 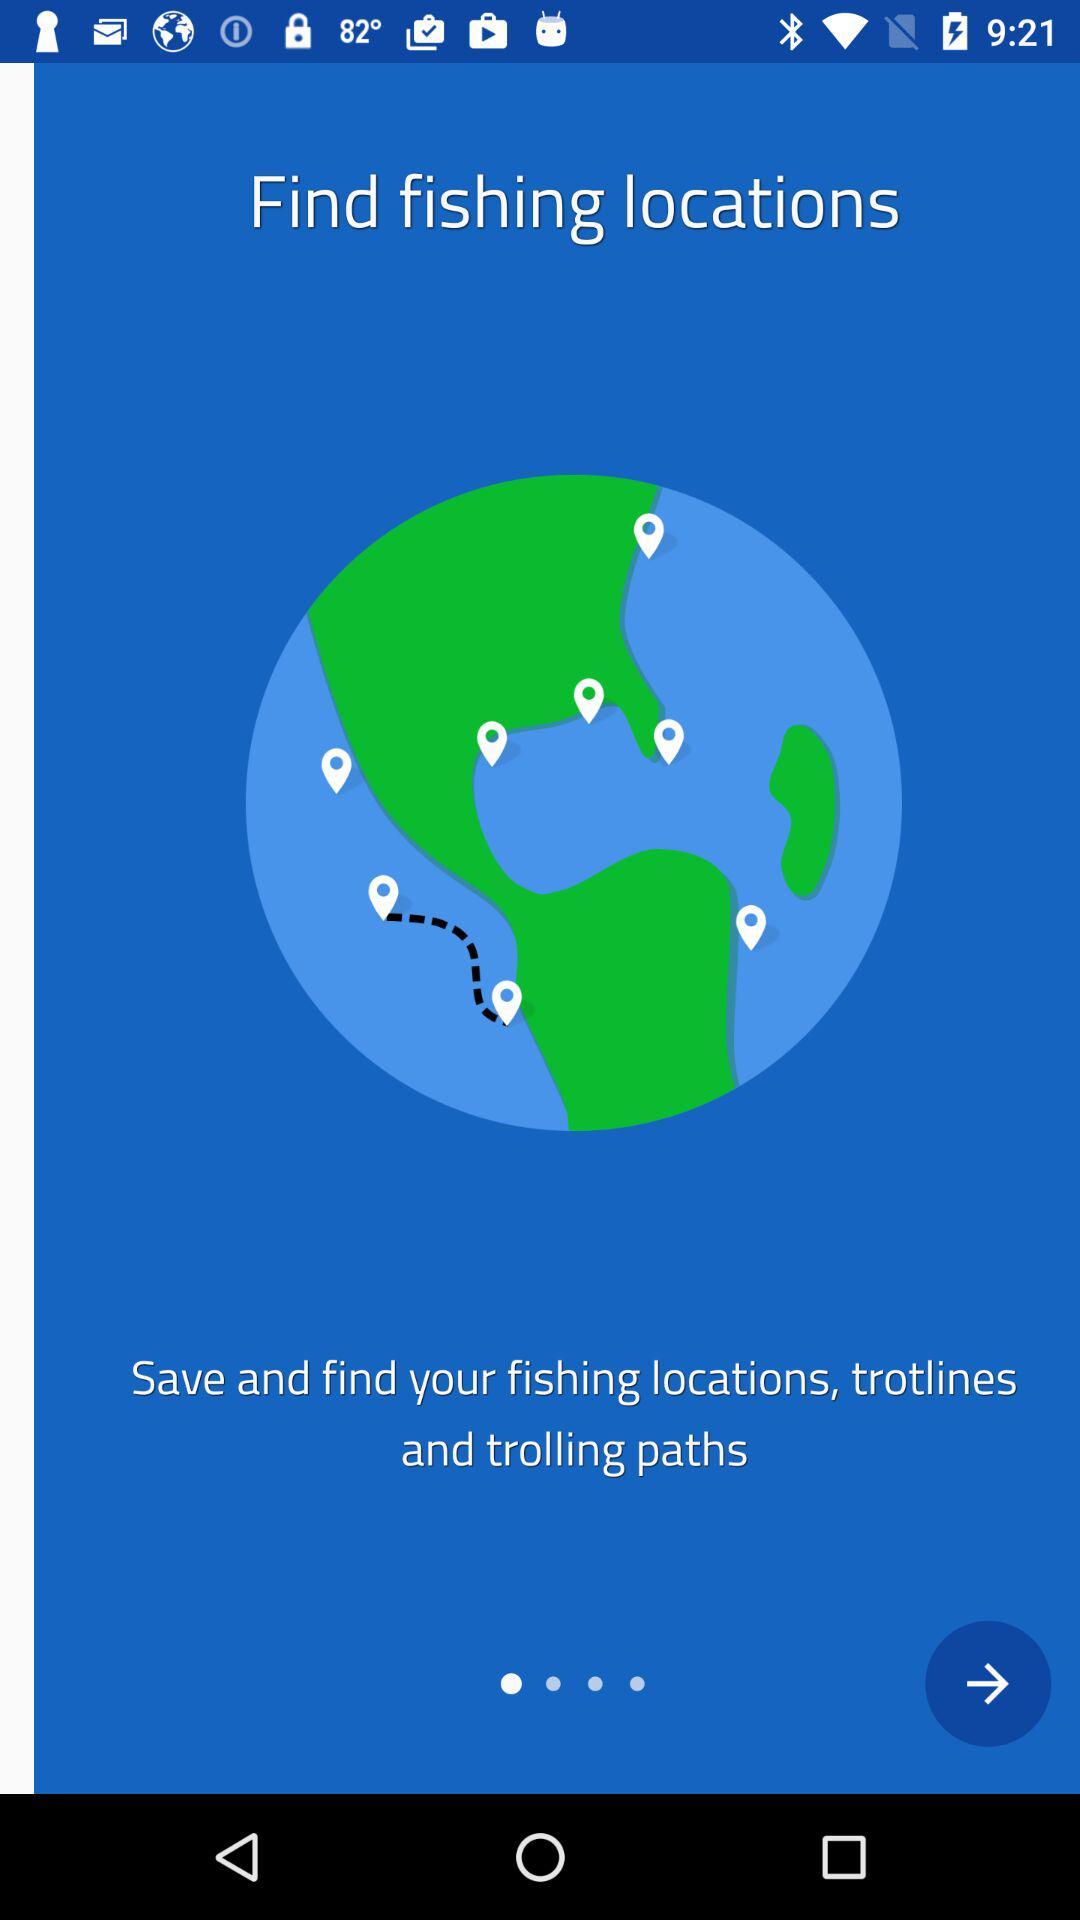 I want to click on the arrow_forward icon, so click(x=952, y=1682).